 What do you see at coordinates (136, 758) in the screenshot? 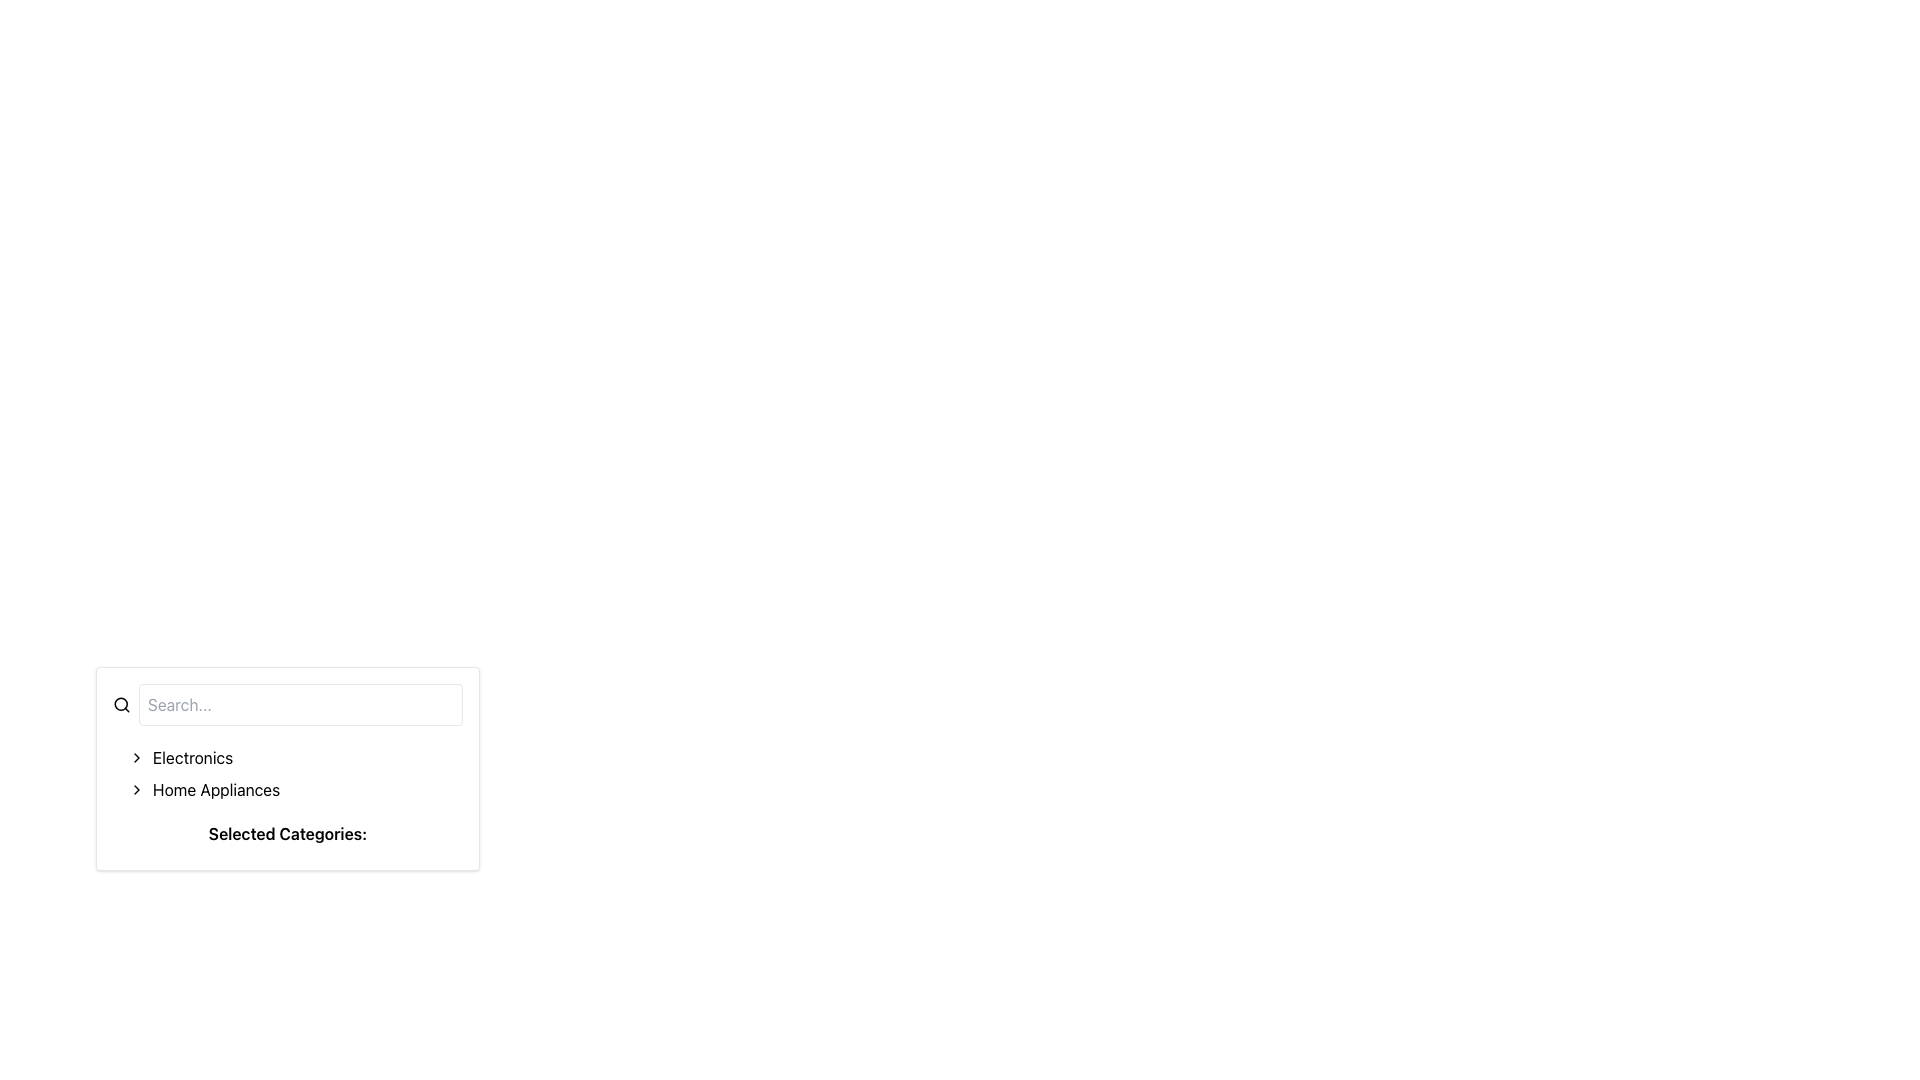
I see `the Chevron or Arrow Icon located to the left of the 'Electronics' text, which serves as a toggle for the 'Electronics' category` at bounding box center [136, 758].